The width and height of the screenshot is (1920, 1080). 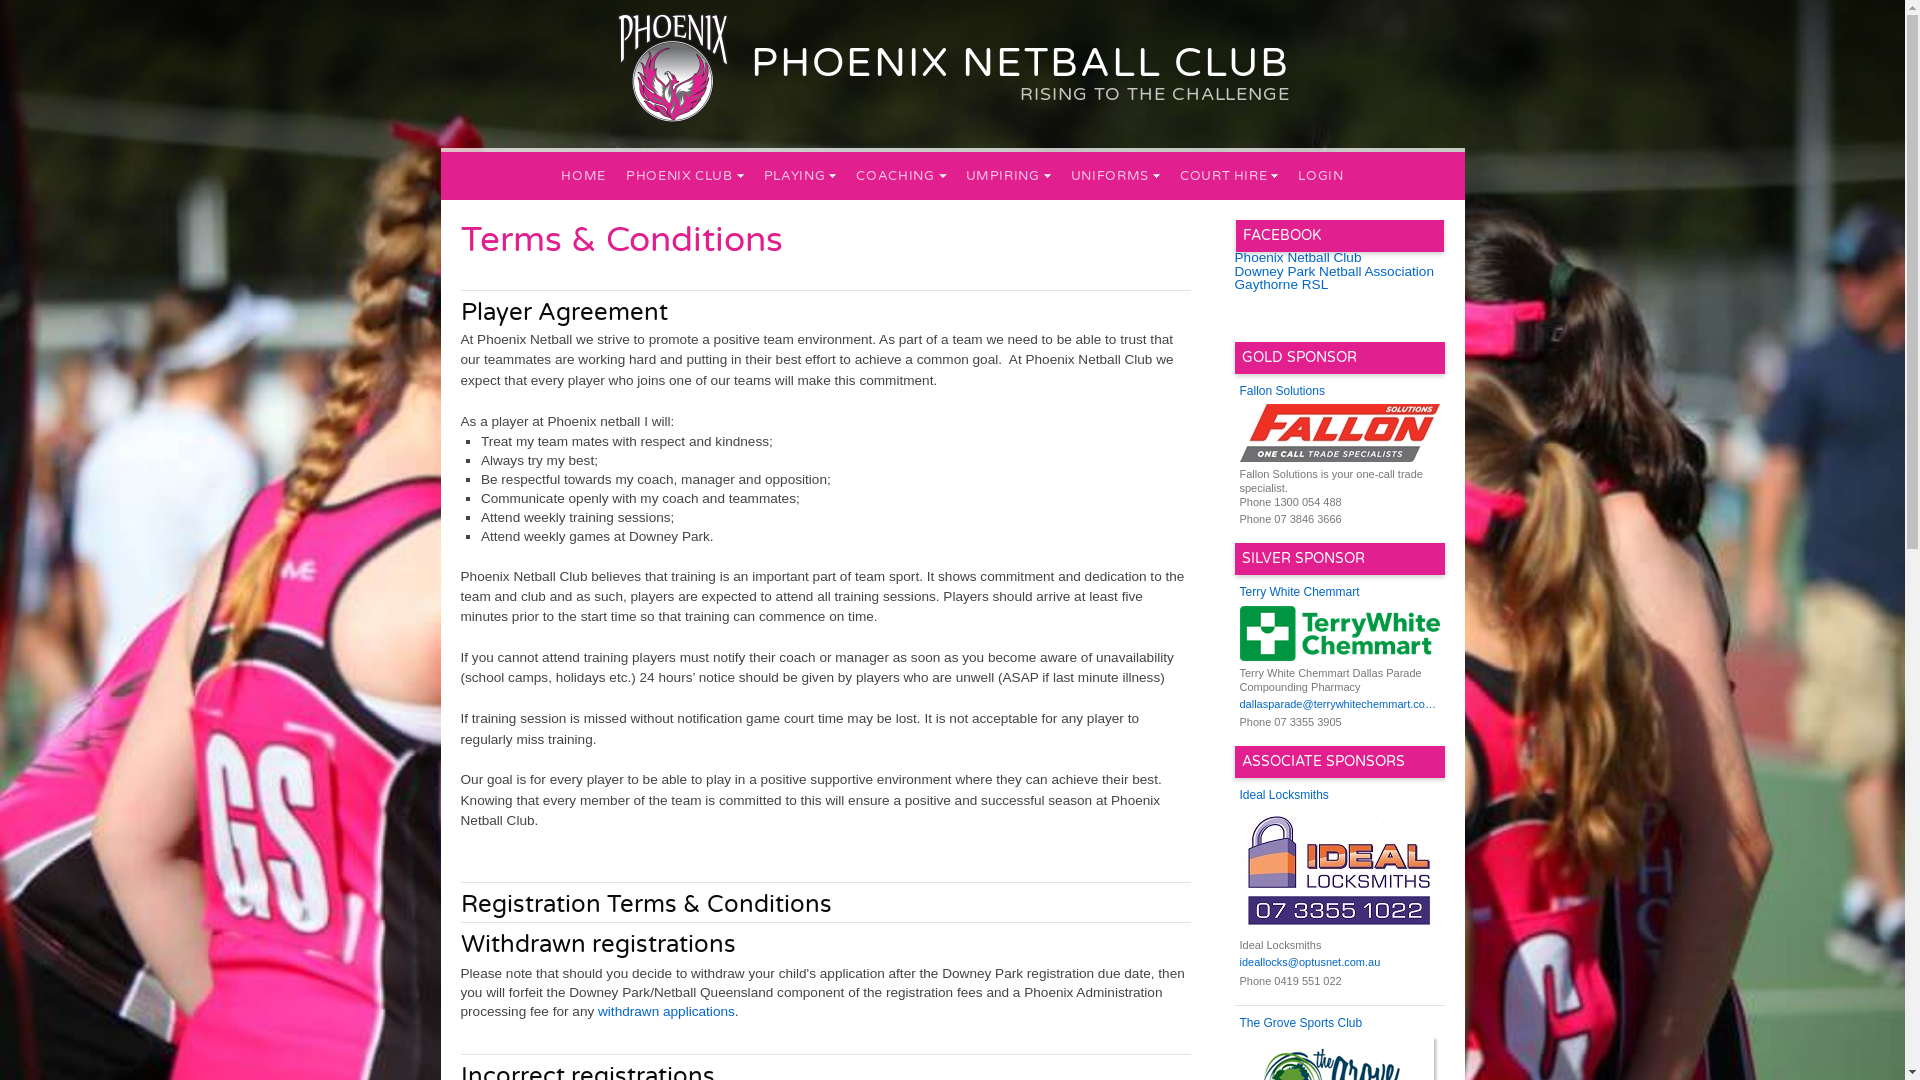 I want to click on 'PLAYING', so click(x=752, y=175).